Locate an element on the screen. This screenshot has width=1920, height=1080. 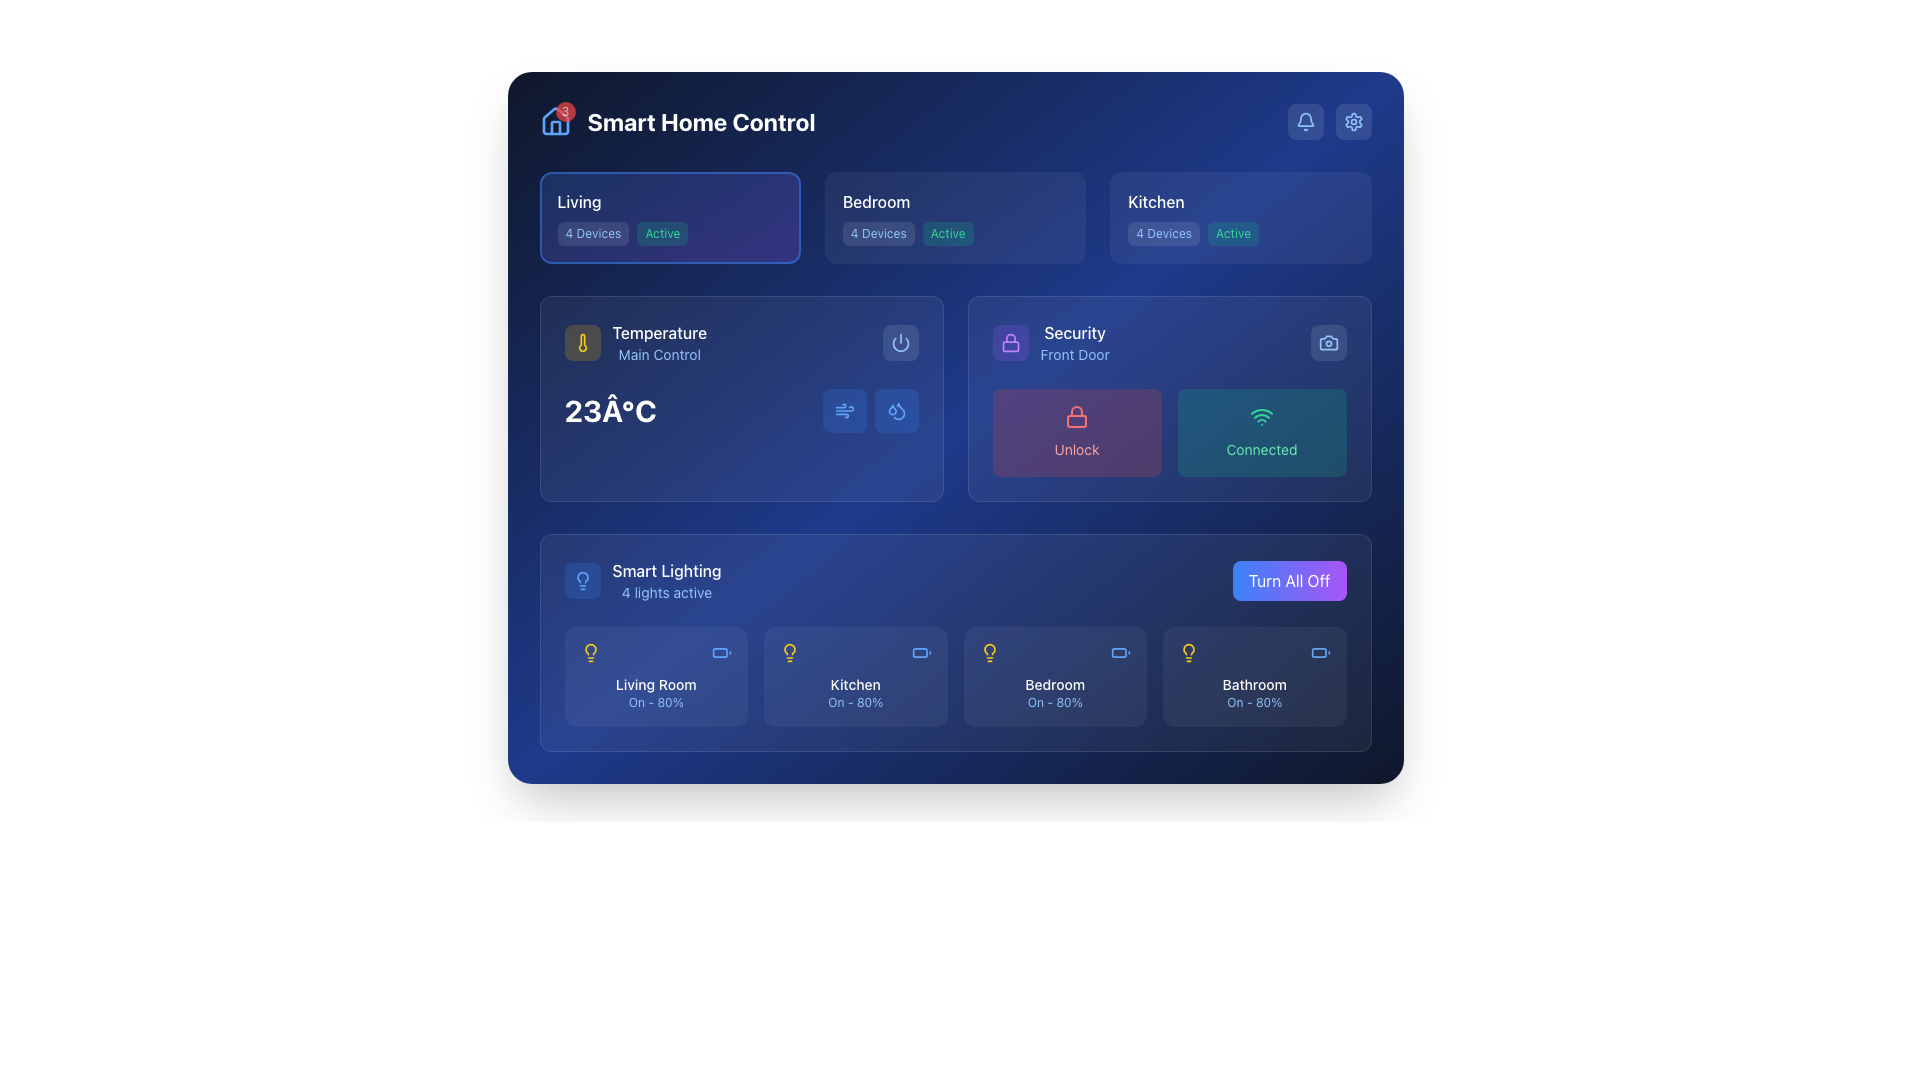
the interactive status block labeled 'Bedroom', which has a dark blue background and includes a yellow lightbulb icon on the left and a blue battery icon on the right is located at coordinates (1054, 676).